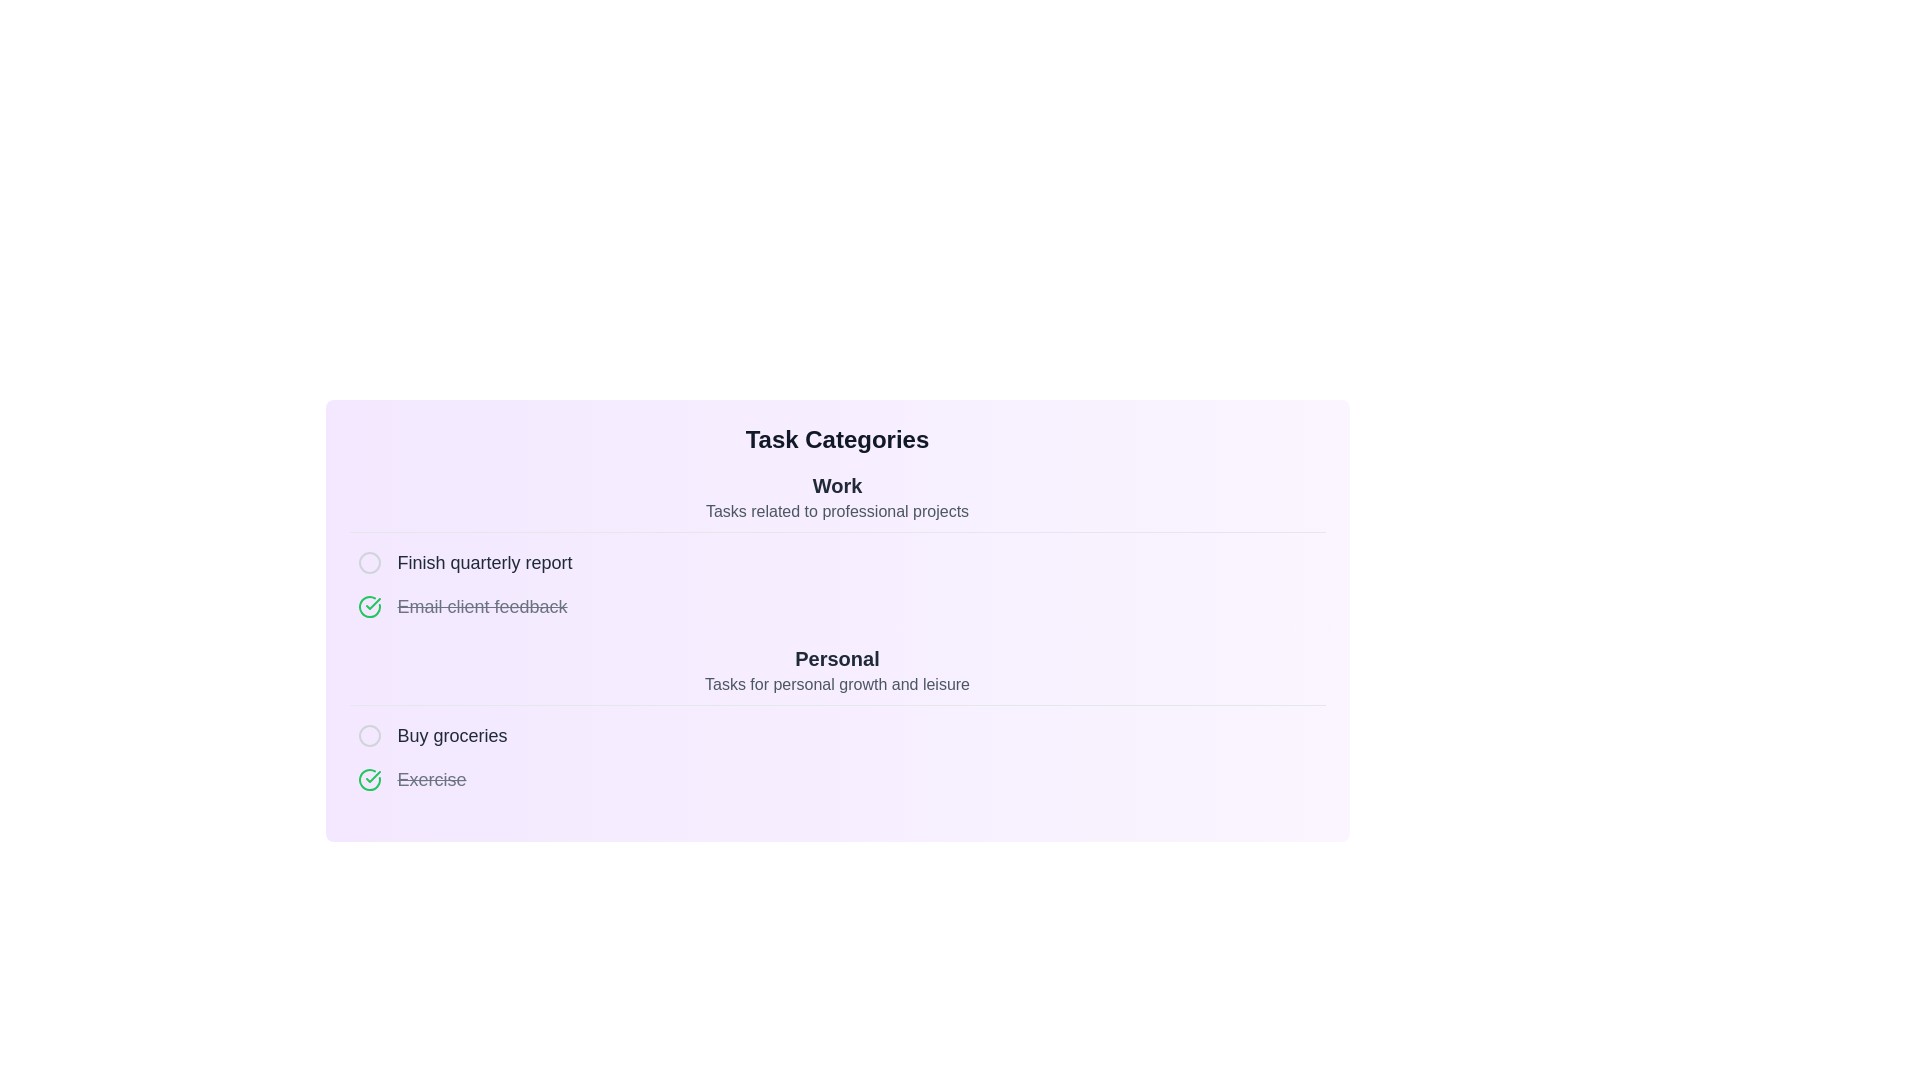 This screenshot has height=1080, width=1920. Describe the element at coordinates (837, 501) in the screenshot. I see `the Header with a subtitle element that displays 'Work' and 'Tasks related to professional projects'` at that location.